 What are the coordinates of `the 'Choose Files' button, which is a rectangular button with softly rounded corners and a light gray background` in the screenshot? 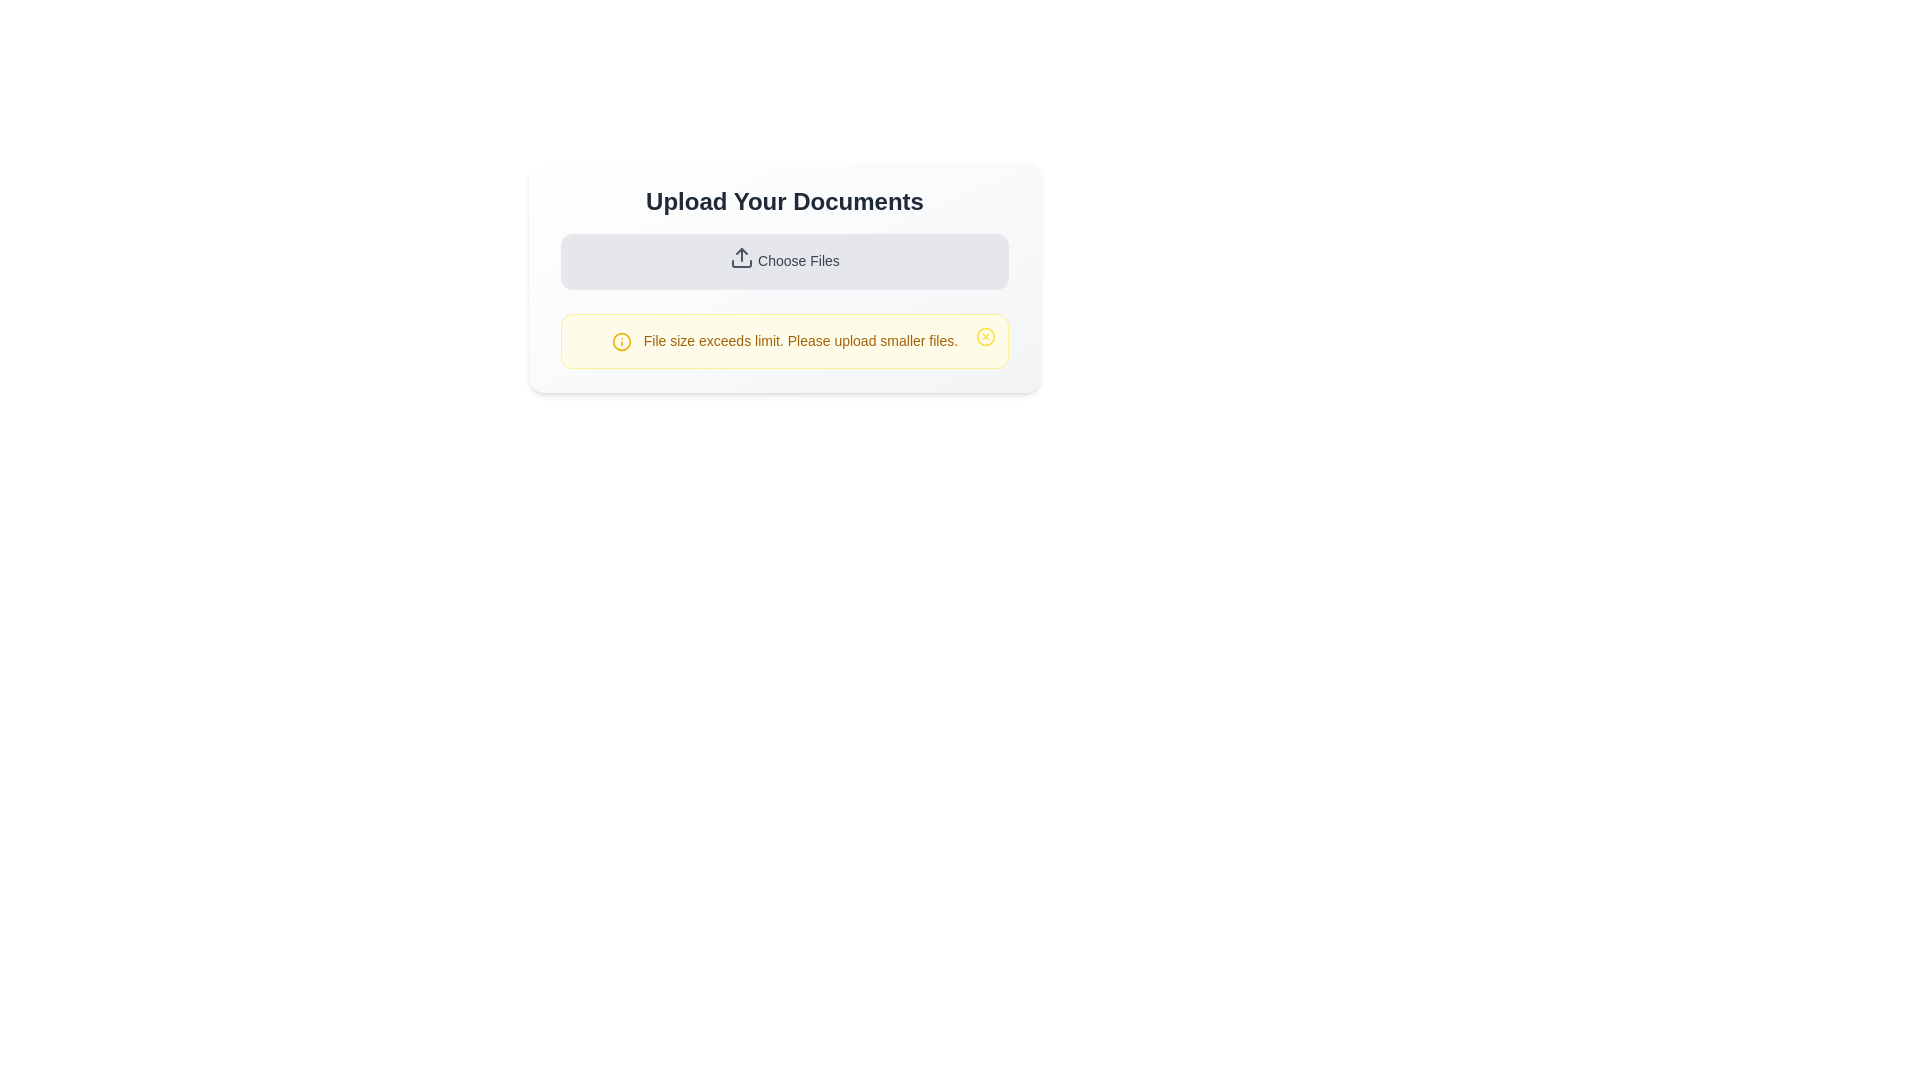 It's located at (784, 261).